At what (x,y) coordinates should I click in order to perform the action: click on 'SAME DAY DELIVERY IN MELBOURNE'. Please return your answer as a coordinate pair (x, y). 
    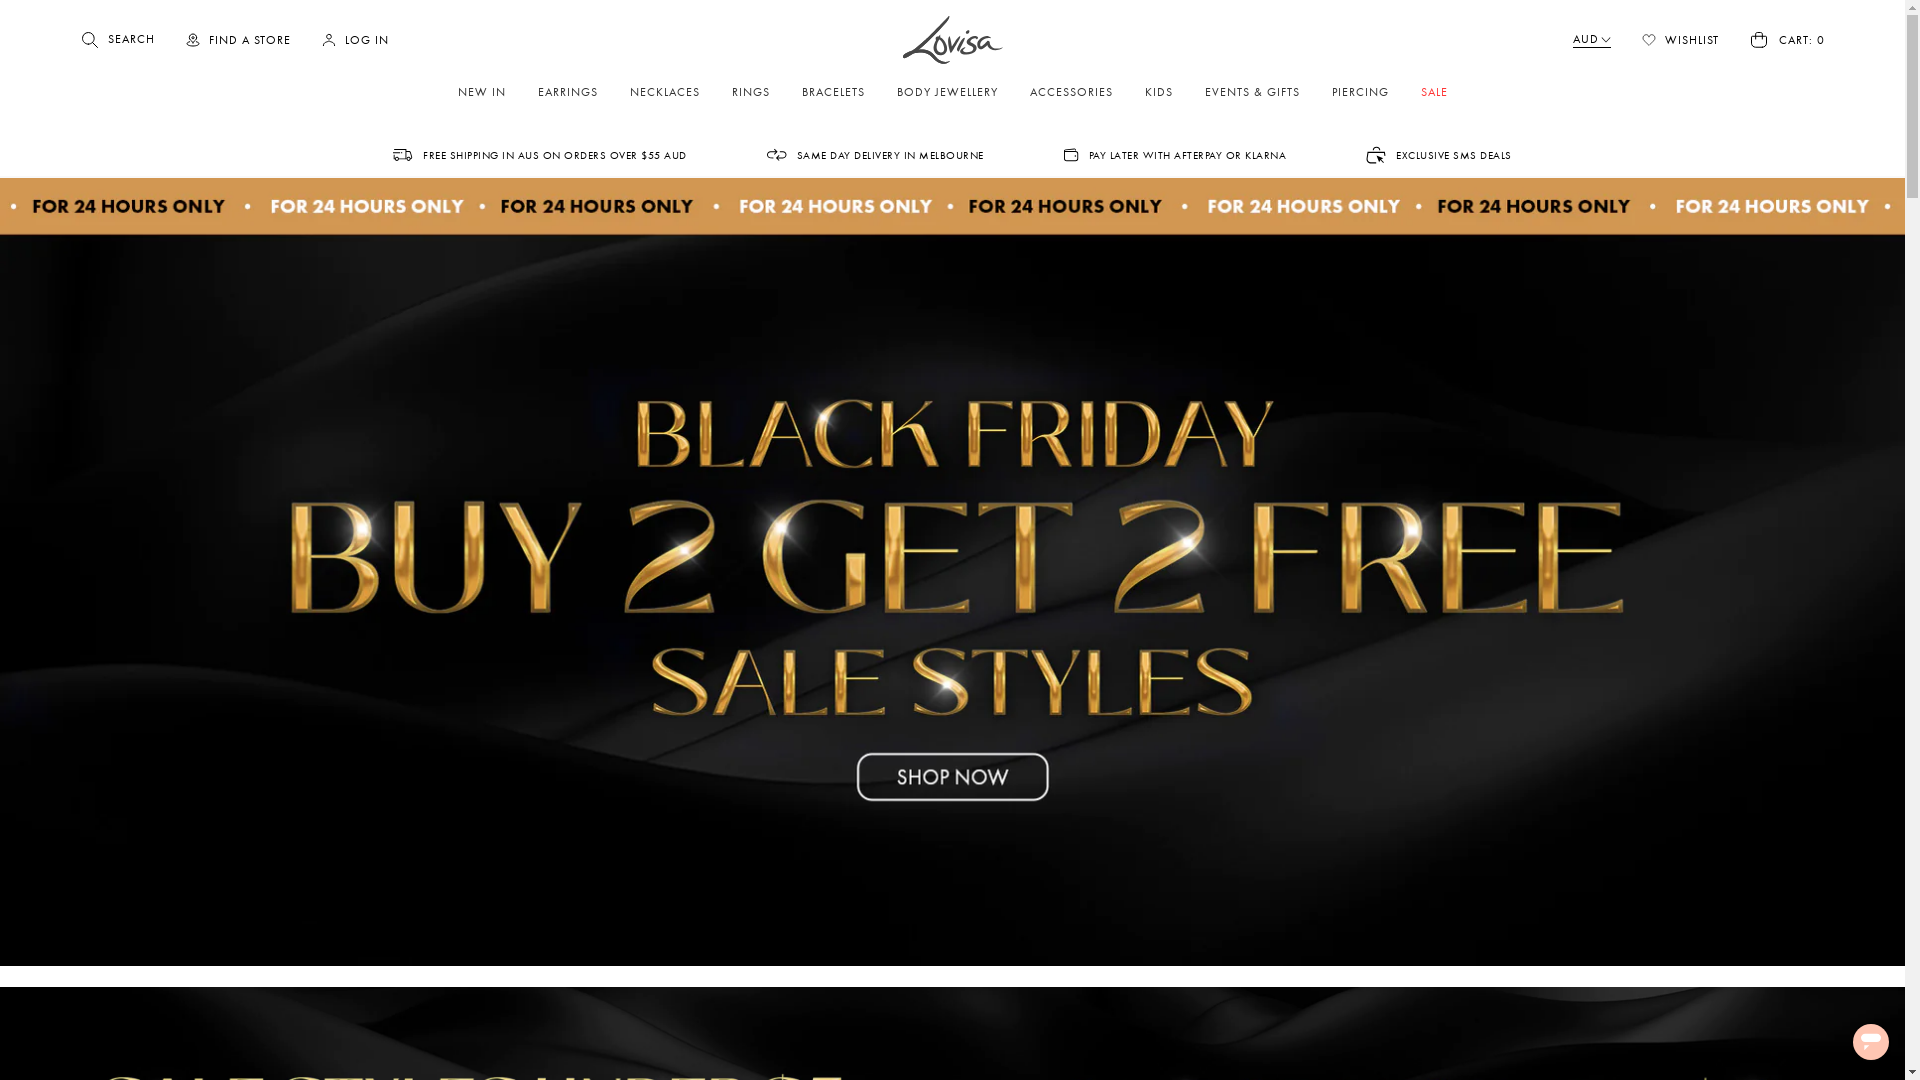
    Looking at the image, I should click on (875, 153).